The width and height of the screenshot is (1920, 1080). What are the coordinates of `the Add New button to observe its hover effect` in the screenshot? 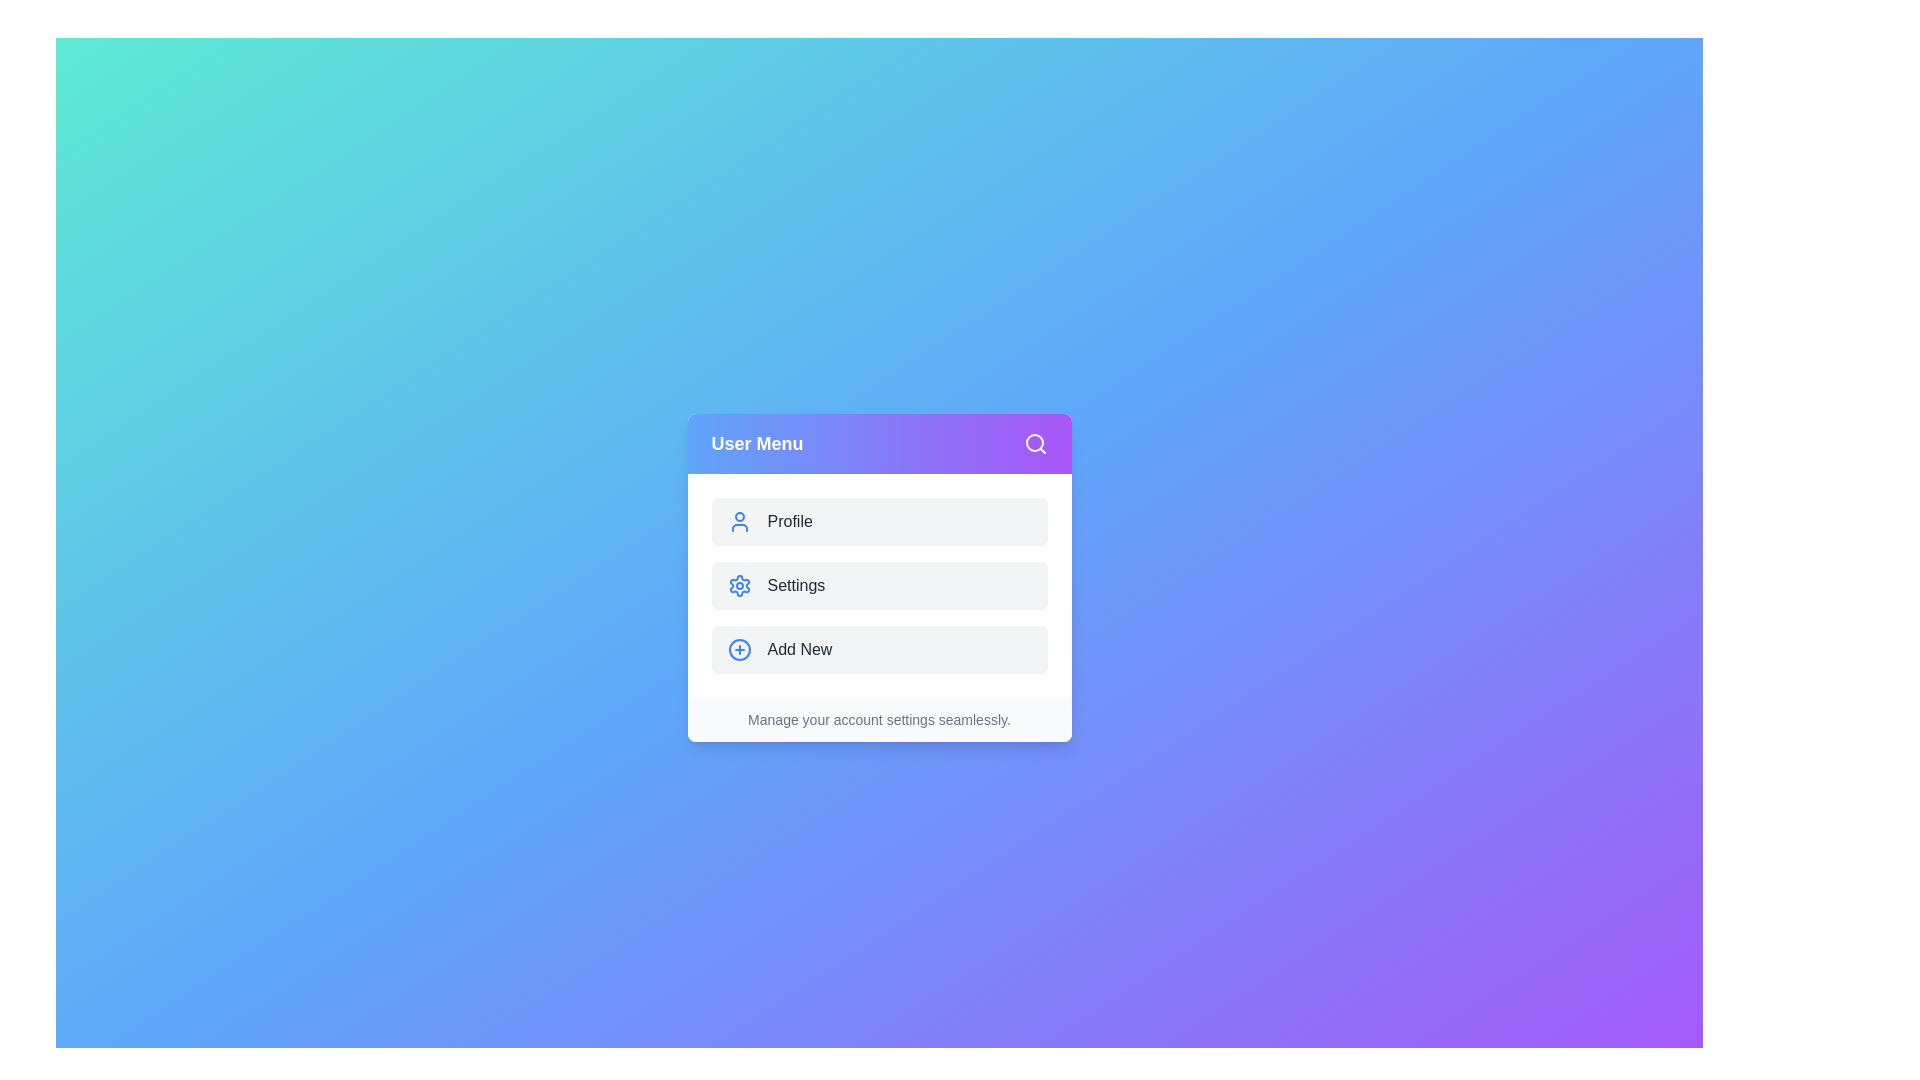 It's located at (879, 650).